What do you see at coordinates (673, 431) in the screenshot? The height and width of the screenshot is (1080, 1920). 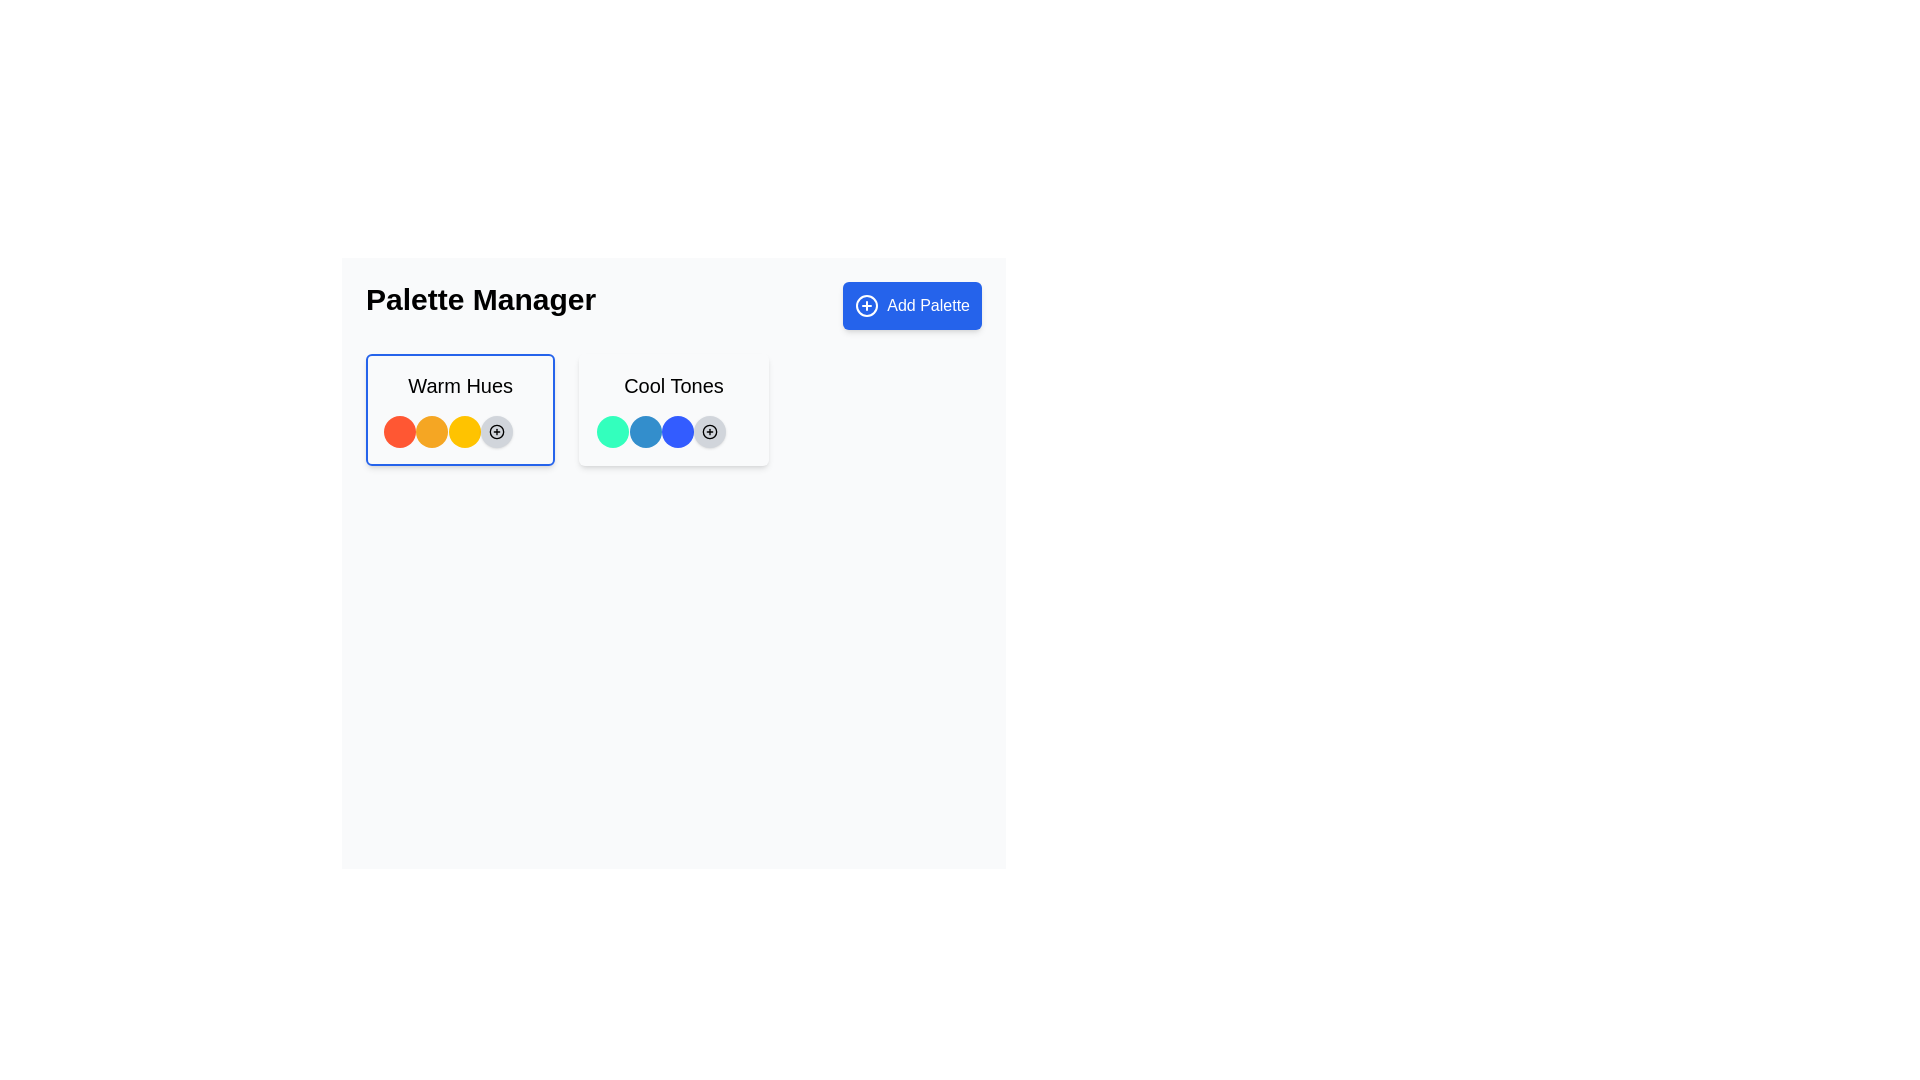 I see `the third circular color indicator in the 'Cool Tones' palette card, which is solidly colored in darker blue` at bounding box center [673, 431].